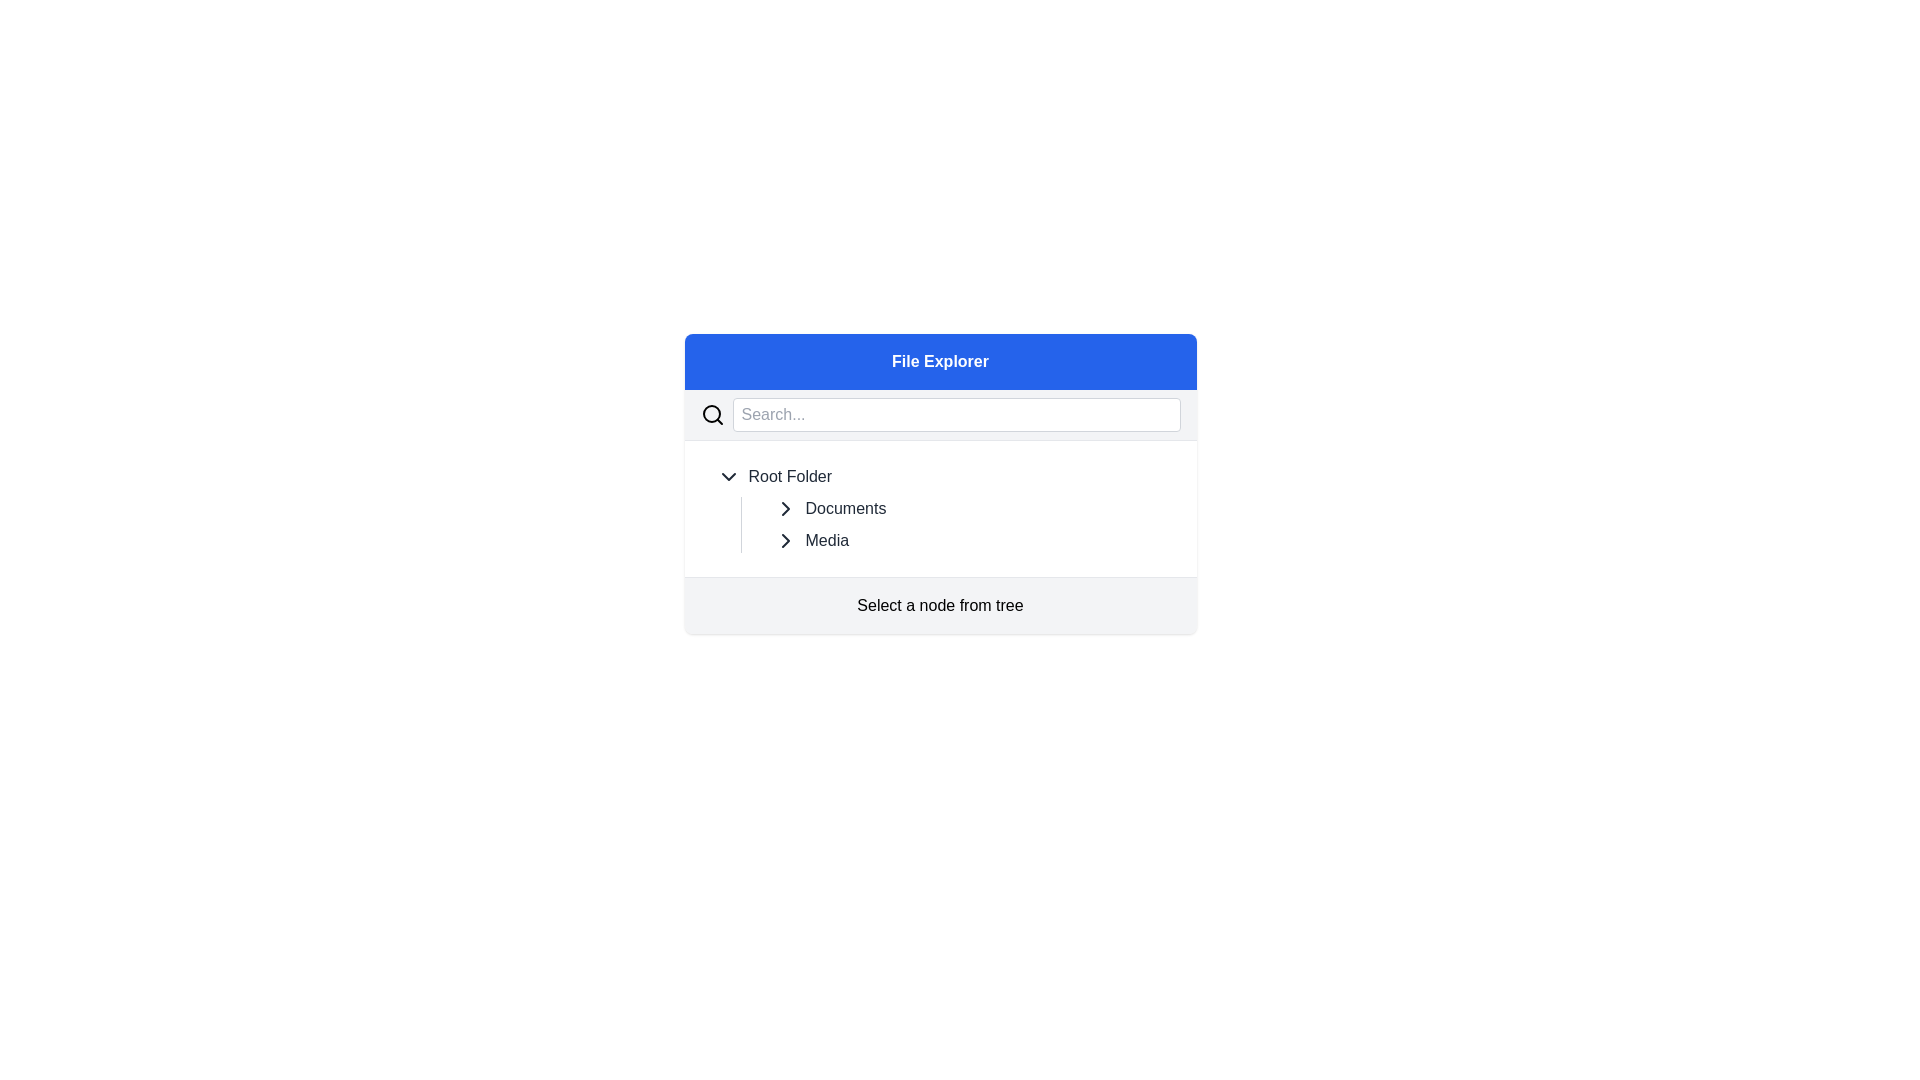 This screenshot has height=1080, width=1920. What do you see at coordinates (711, 412) in the screenshot?
I see `the SVG graphical component representing the magnifying glass icon used for search functionality, located to the left of the search input field in the 'File Explorer' interface` at bounding box center [711, 412].